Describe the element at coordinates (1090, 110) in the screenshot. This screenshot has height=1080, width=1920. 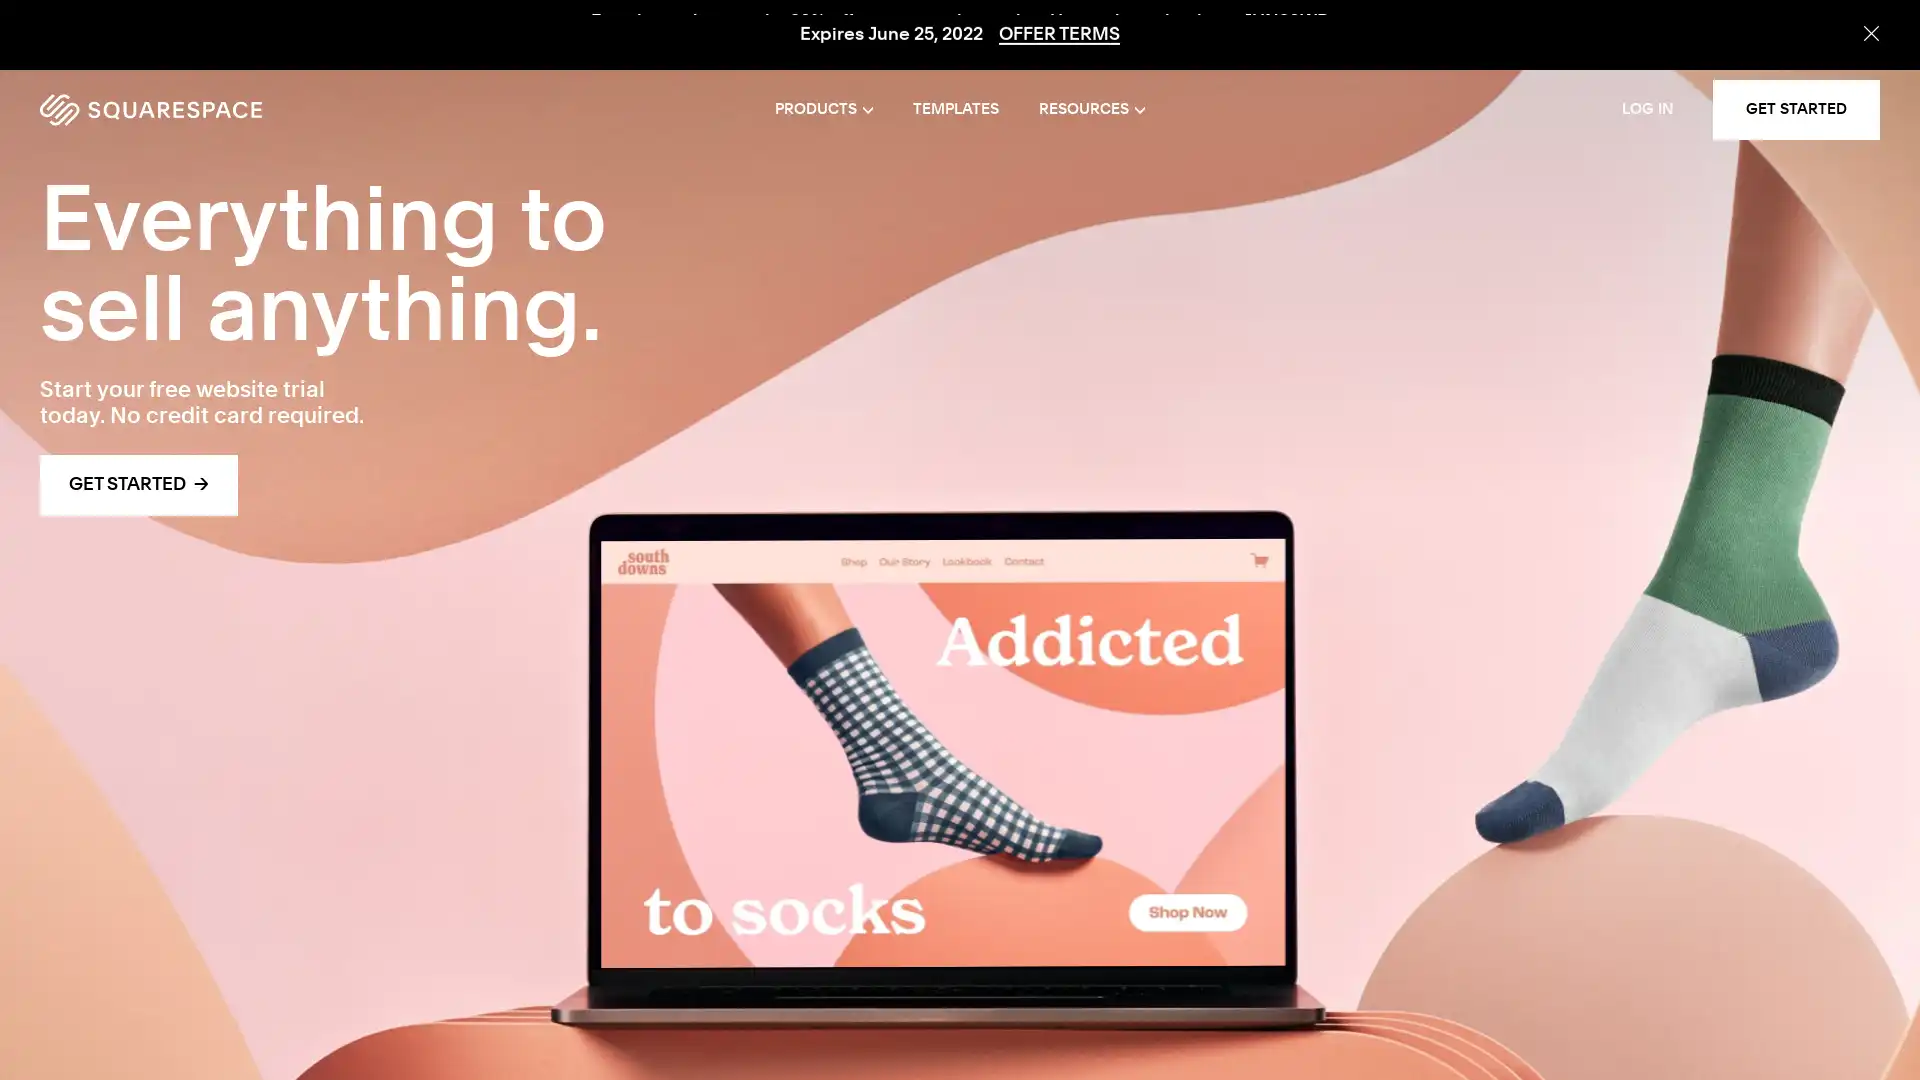
I see `Resources dropdown menu` at that location.